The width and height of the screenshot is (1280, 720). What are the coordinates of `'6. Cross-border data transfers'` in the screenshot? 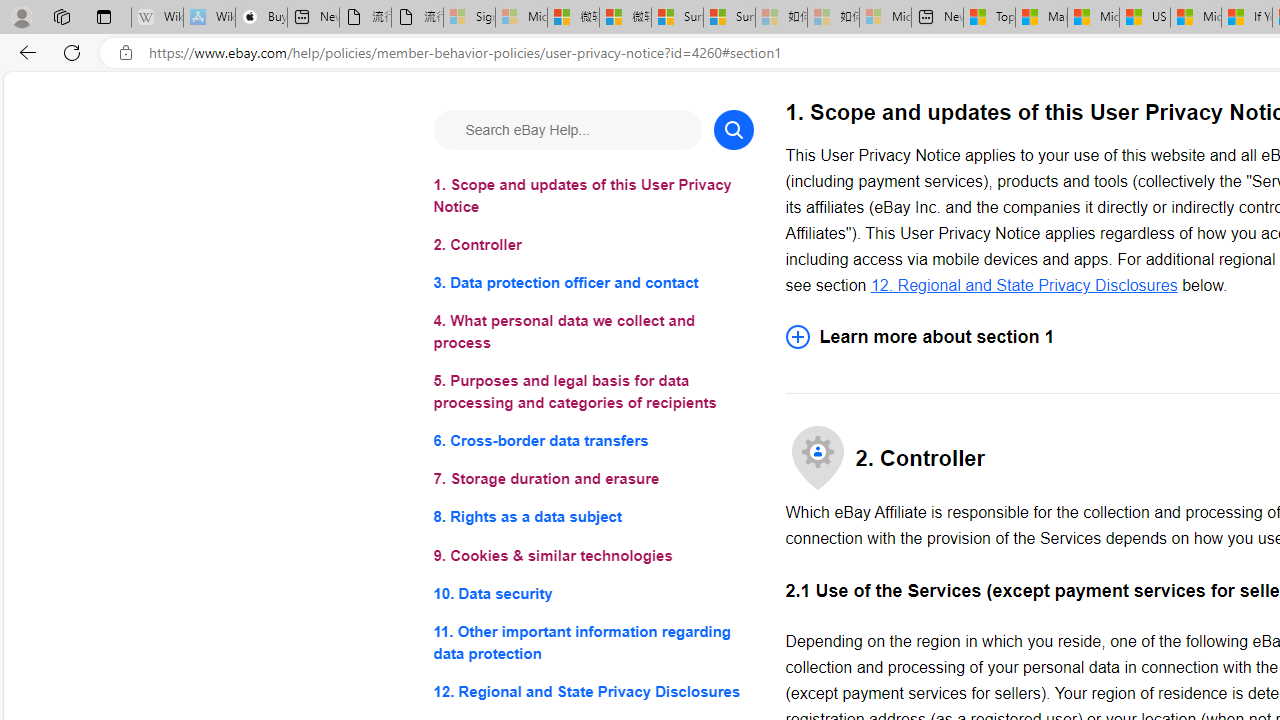 It's located at (592, 440).